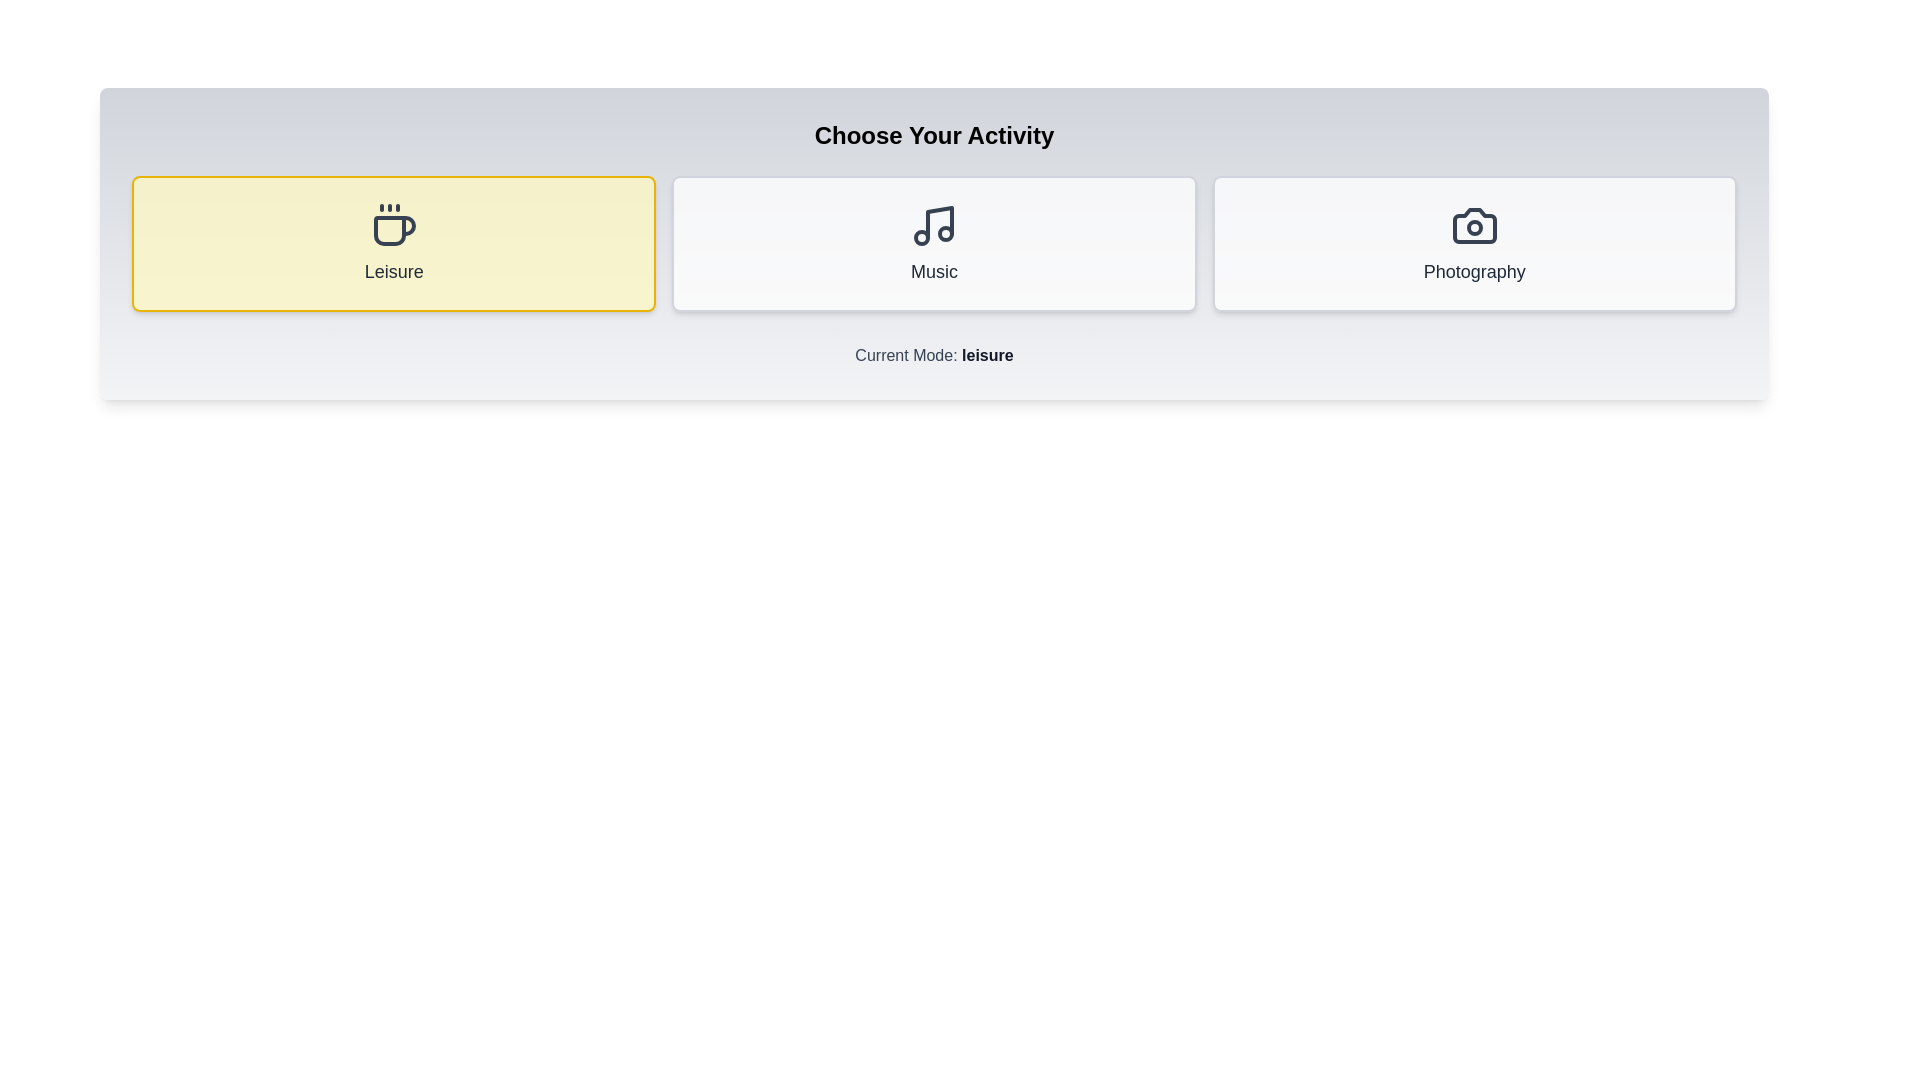 The width and height of the screenshot is (1920, 1080). What do you see at coordinates (933, 242) in the screenshot?
I see `the Music button to observe its hover effect` at bounding box center [933, 242].